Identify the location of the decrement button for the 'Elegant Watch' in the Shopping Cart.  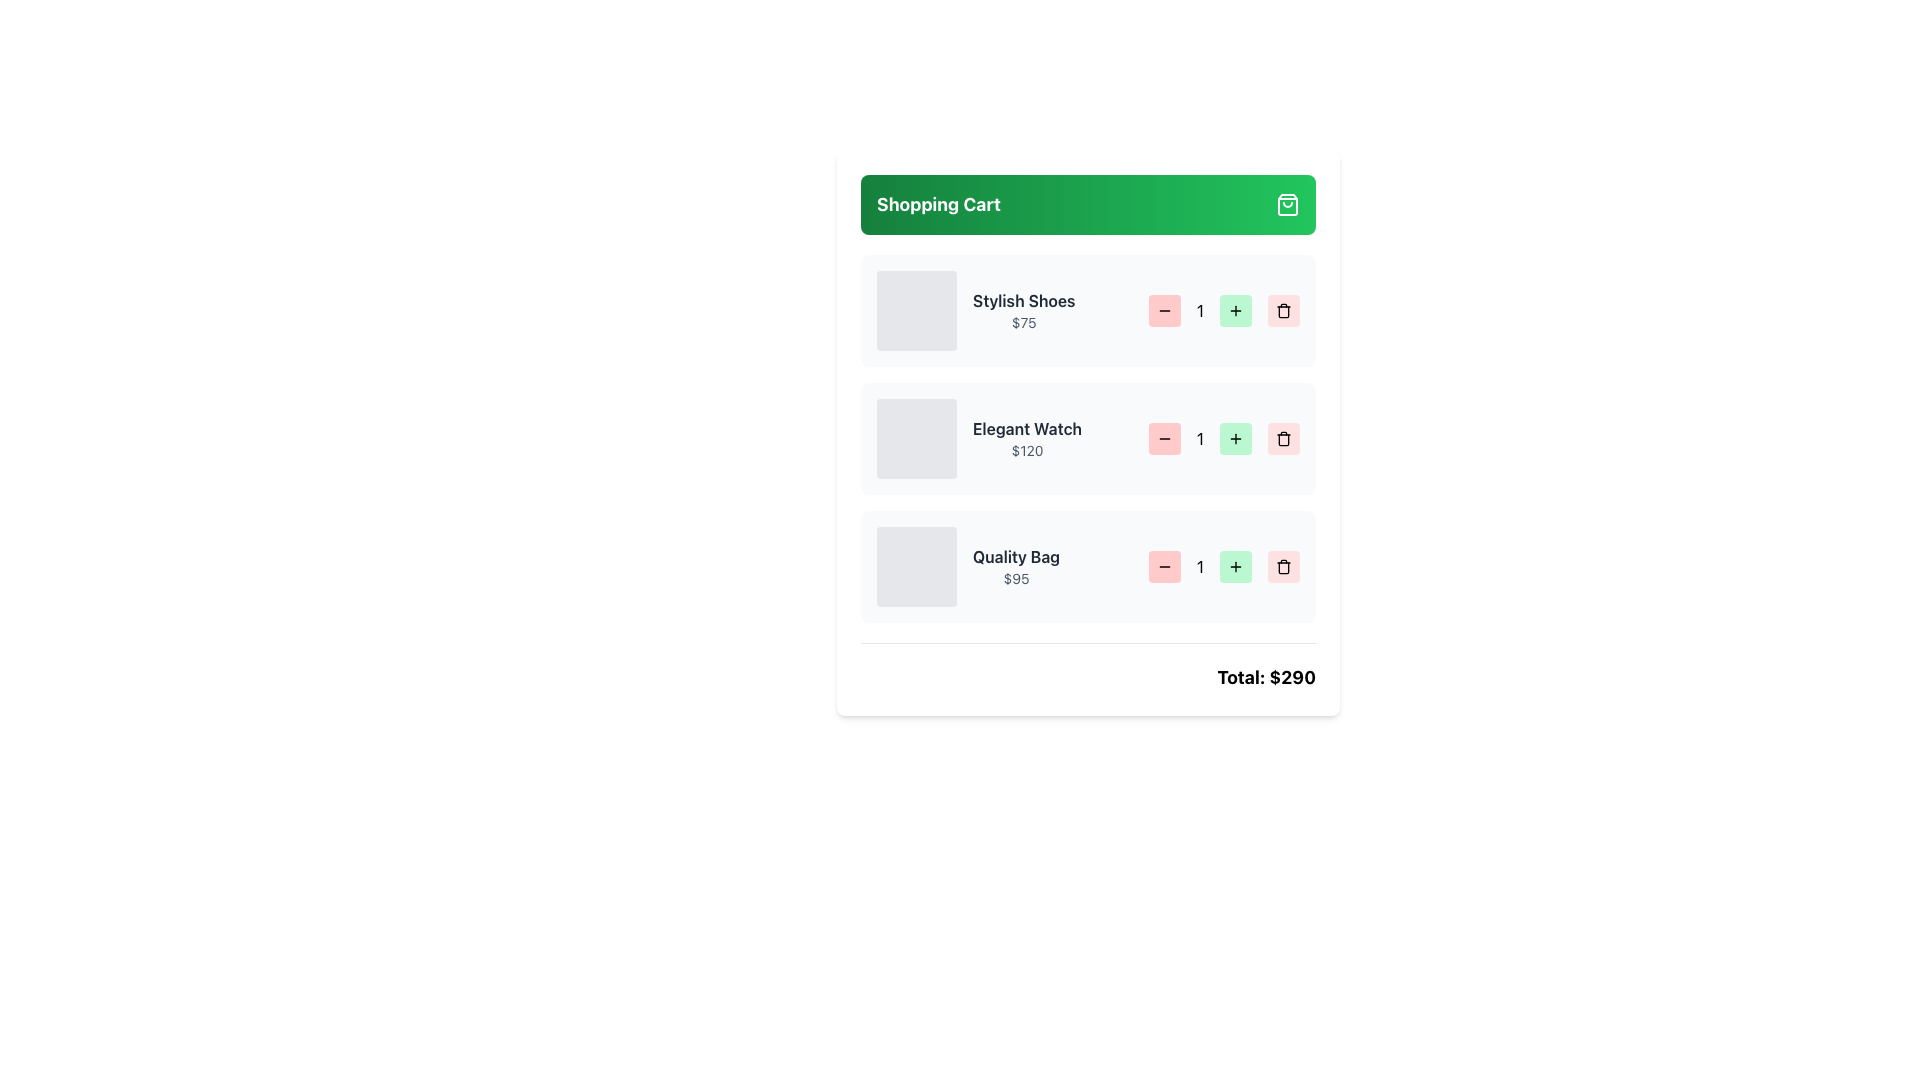
(1164, 438).